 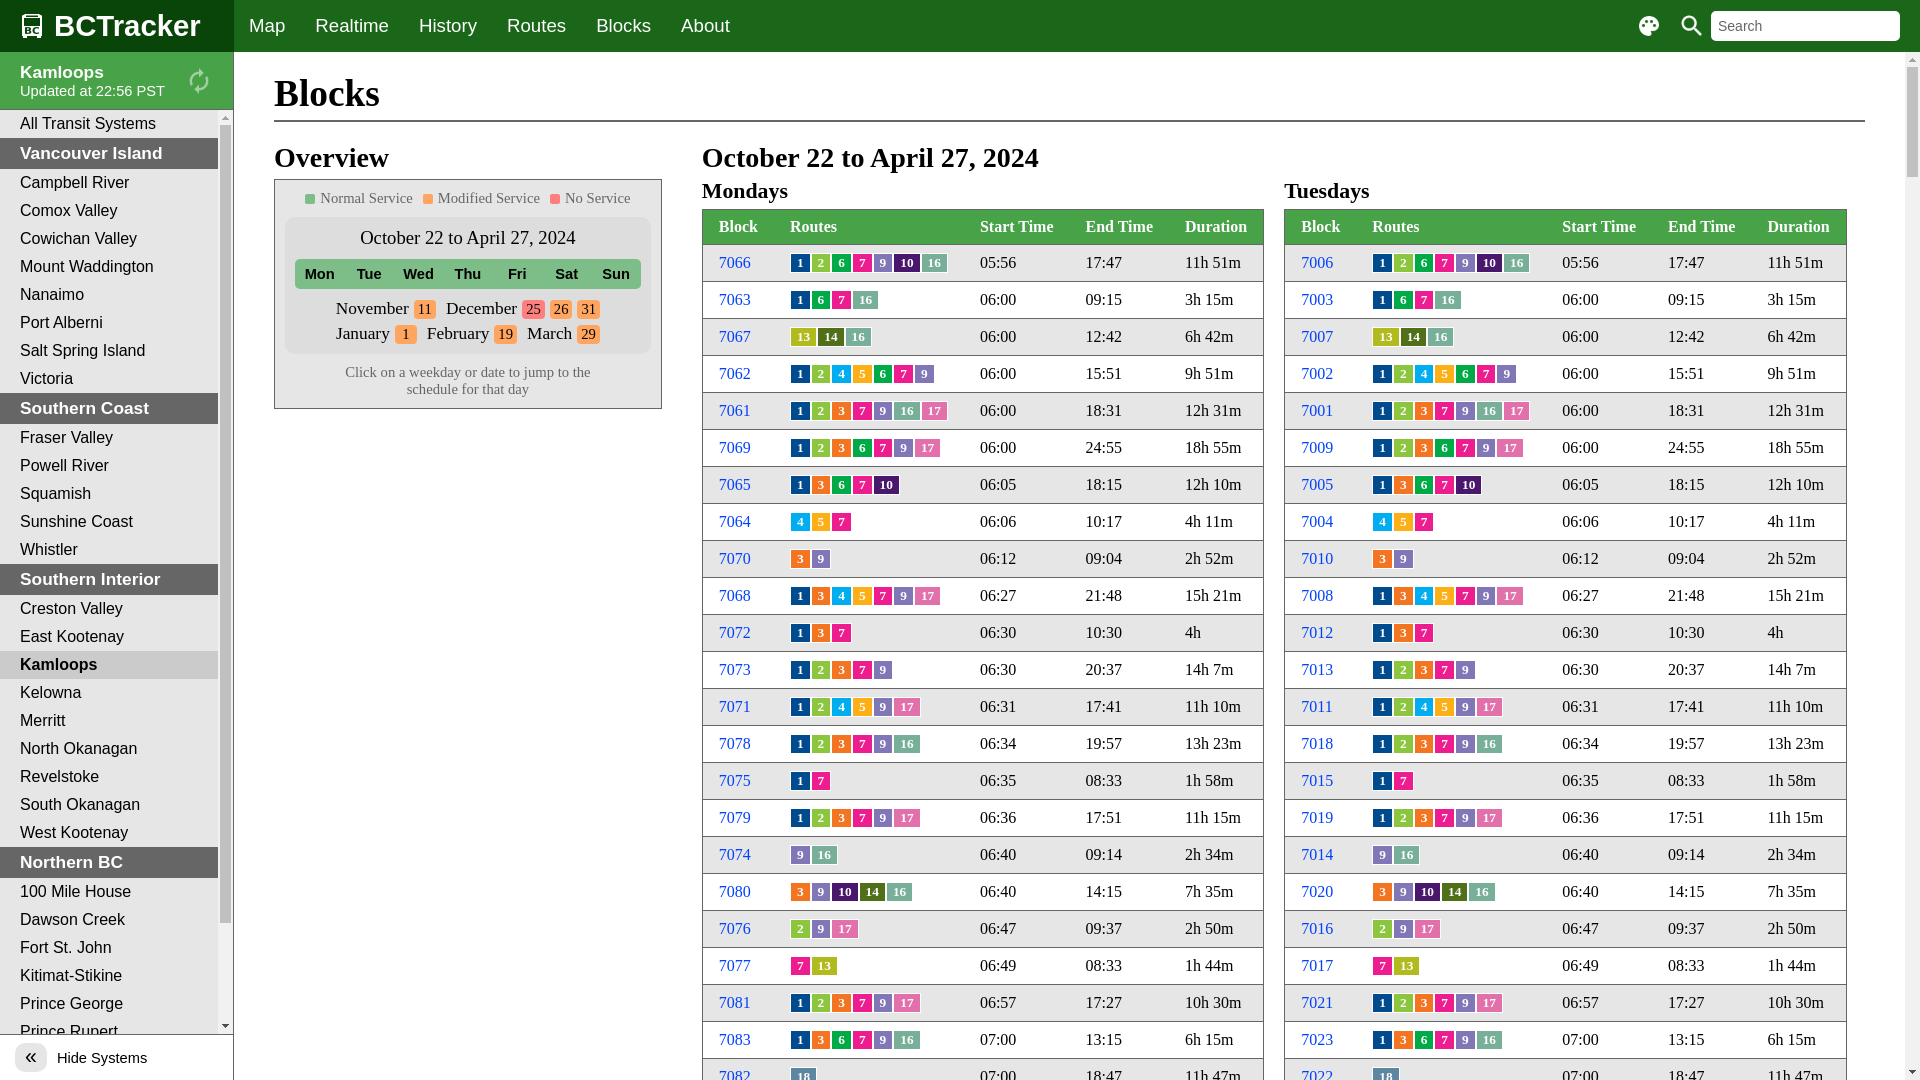 I want to click on '7008', so click(x=1316, y=594).